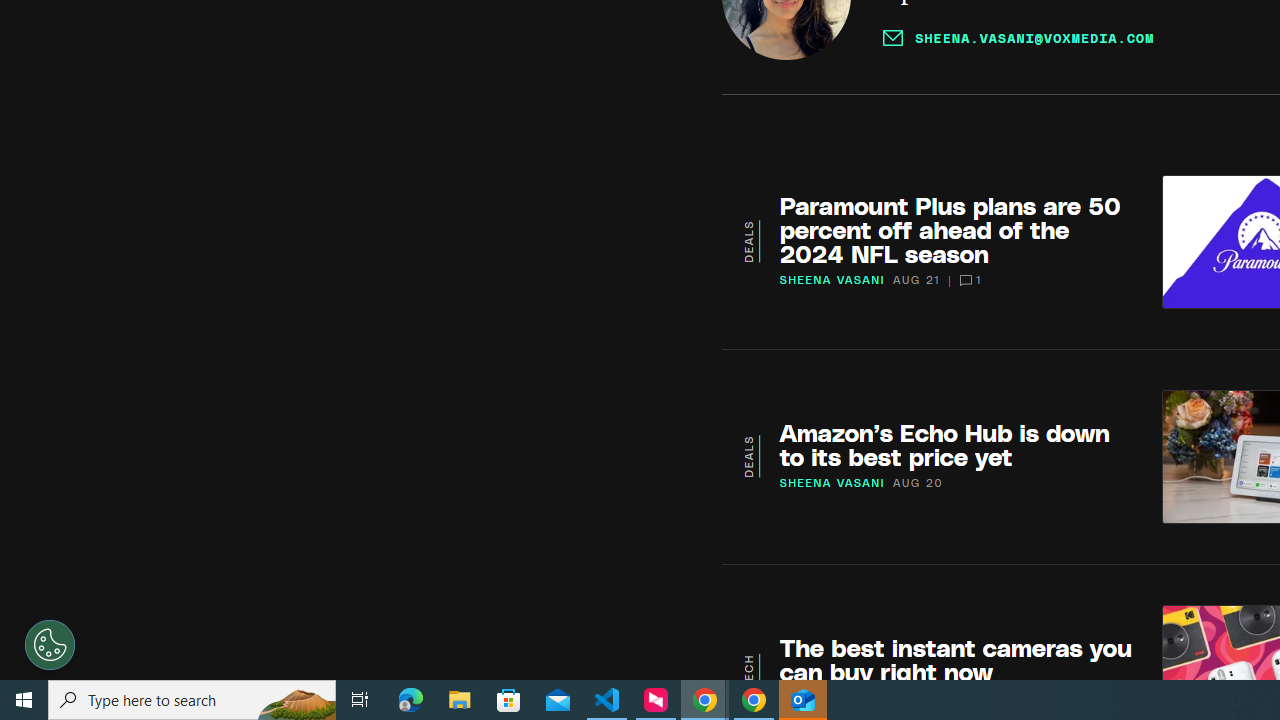 This screenshot has width=1280, height=720. I want to click on 'Comments', so click(966, 280).